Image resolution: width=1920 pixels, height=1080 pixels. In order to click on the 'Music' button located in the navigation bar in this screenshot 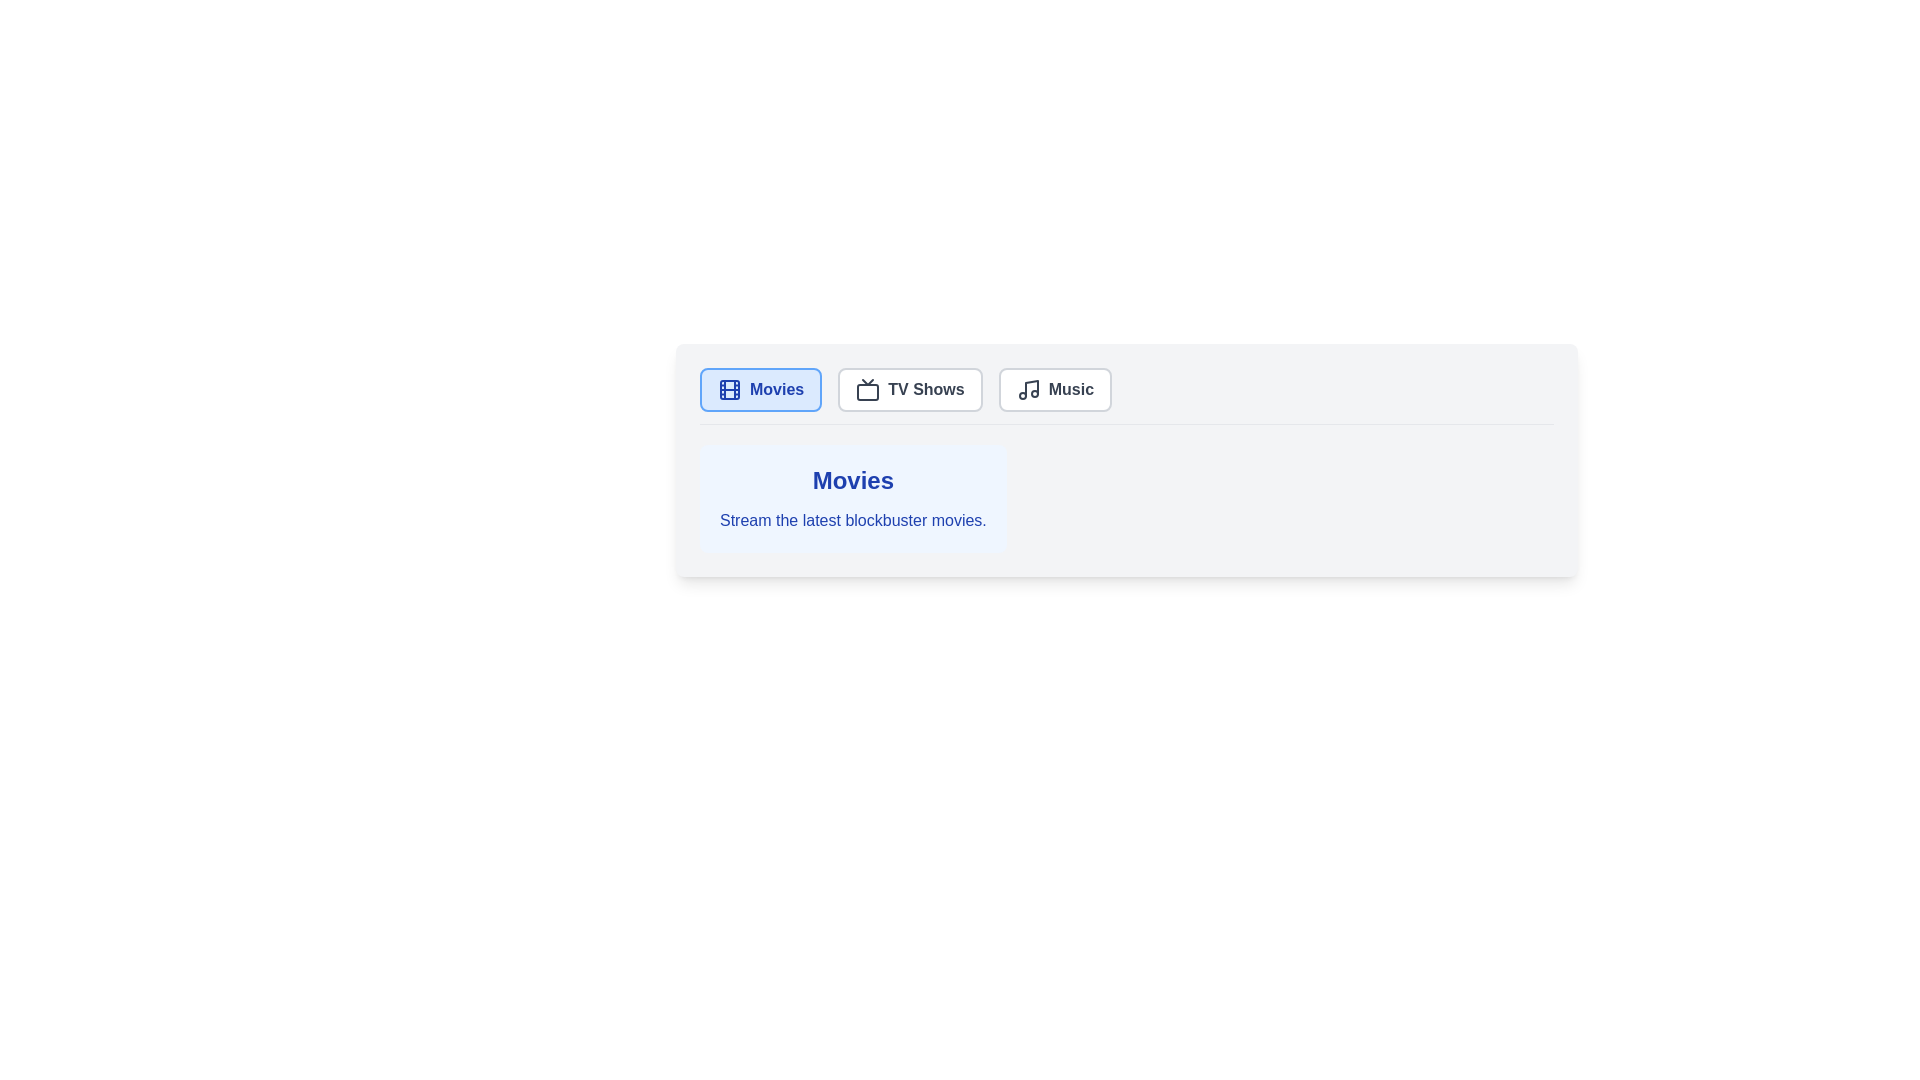, I will do `click(1054, 389)`.